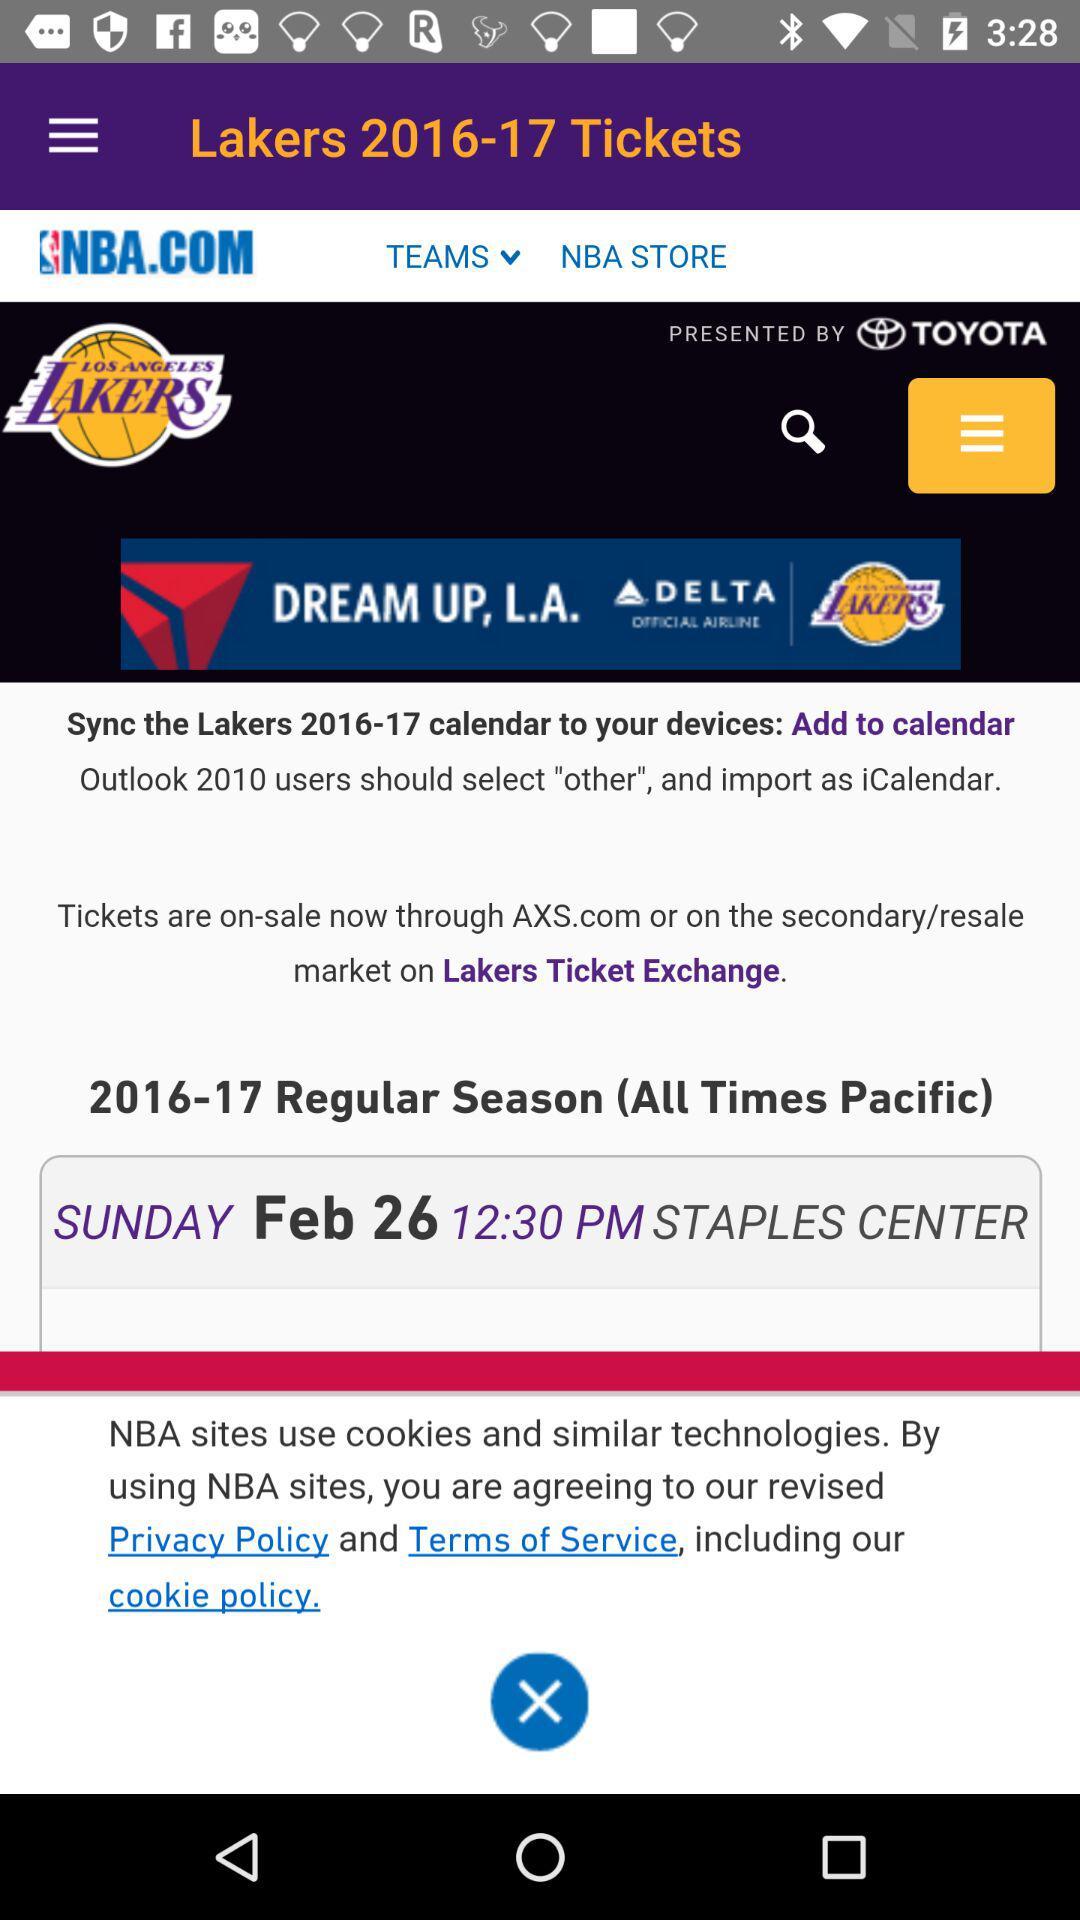 Image resolution: width=1080 pixels, height=1920 pixels. Describe the element at coordinates (540, 1002) in the screenshot. I see `color print` at that location.